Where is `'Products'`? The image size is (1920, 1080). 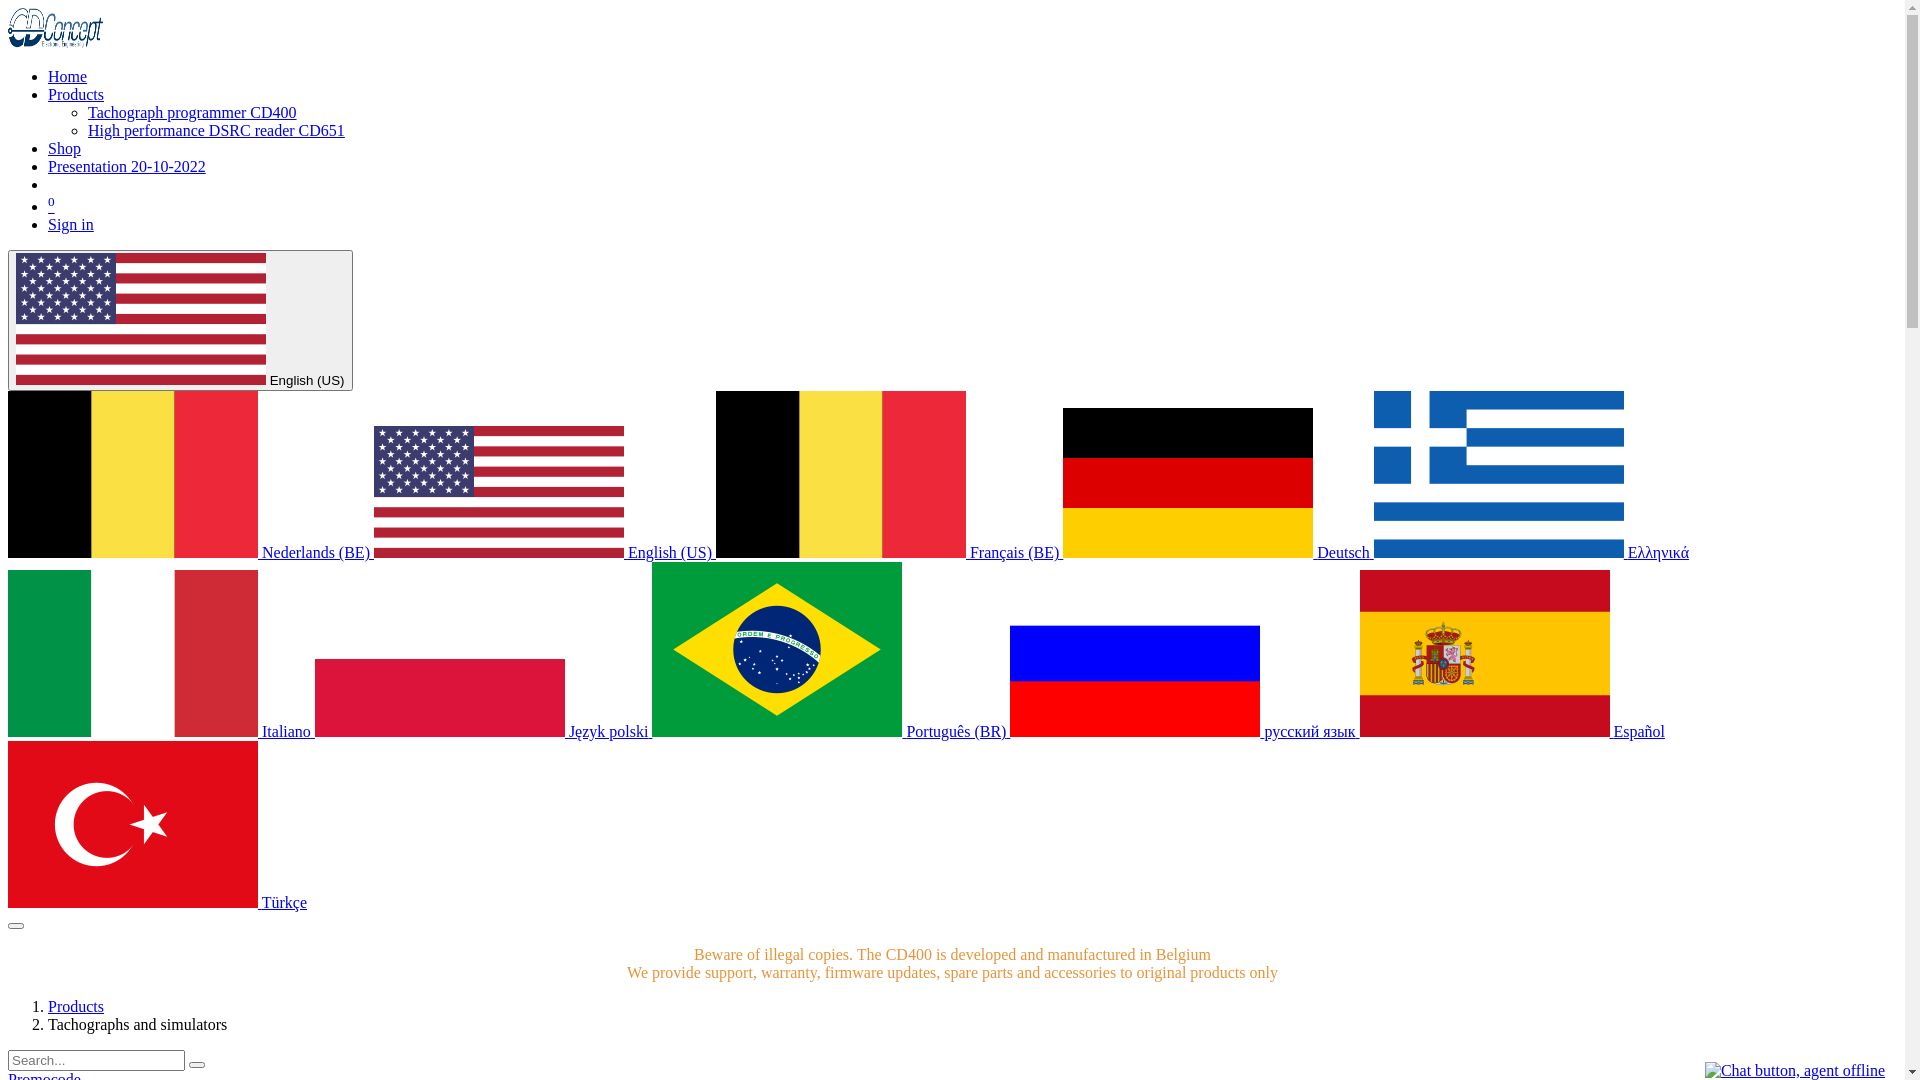 'Products' is located at coordinates (76, 1006).